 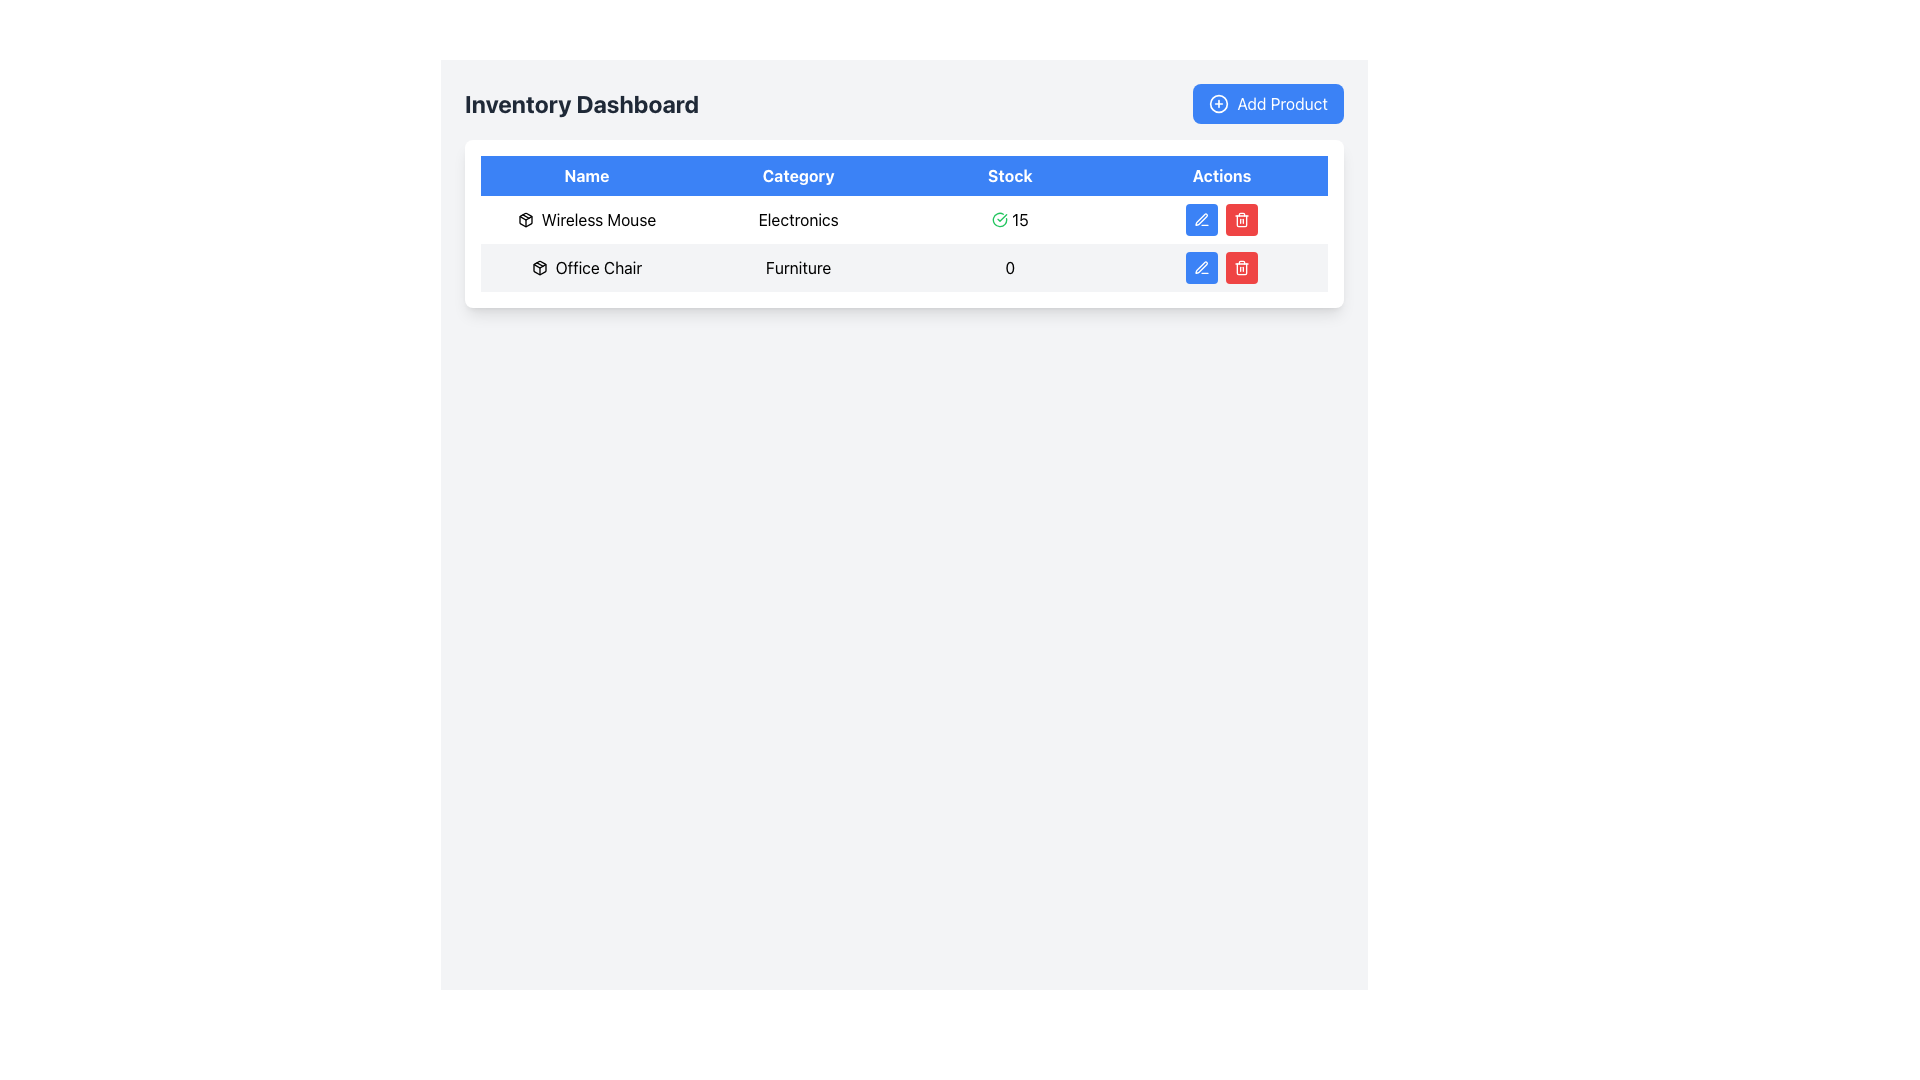 What do you see at coordinates (797, 175) in the screenshot?
I see `the 'Category' text label, which is the second column header in the Inventory Dashboard table, positioned between 'Name' and 'Stock'` at bounding box center [797, 175].